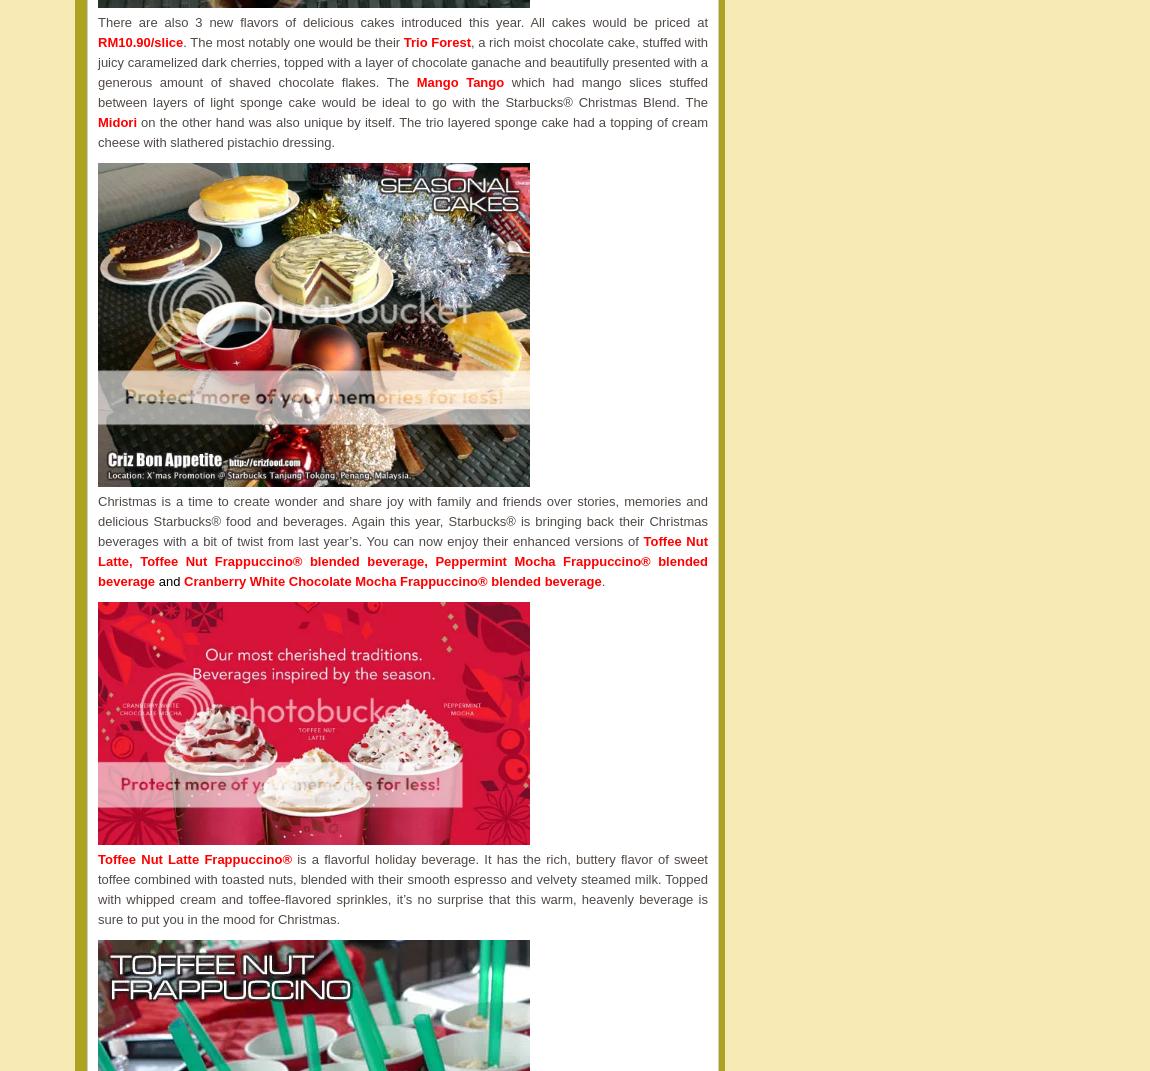 Image resolution: width=1150 pixels, height=1071 pixels. What do you see at coordinates (402, 92) in the screenshot?
I see `'which had mango slices stuffed between layers of light sponge cake would be ideal to go with the Starbucks® Christmas Blend. The'` at bounding box center [402, 92].